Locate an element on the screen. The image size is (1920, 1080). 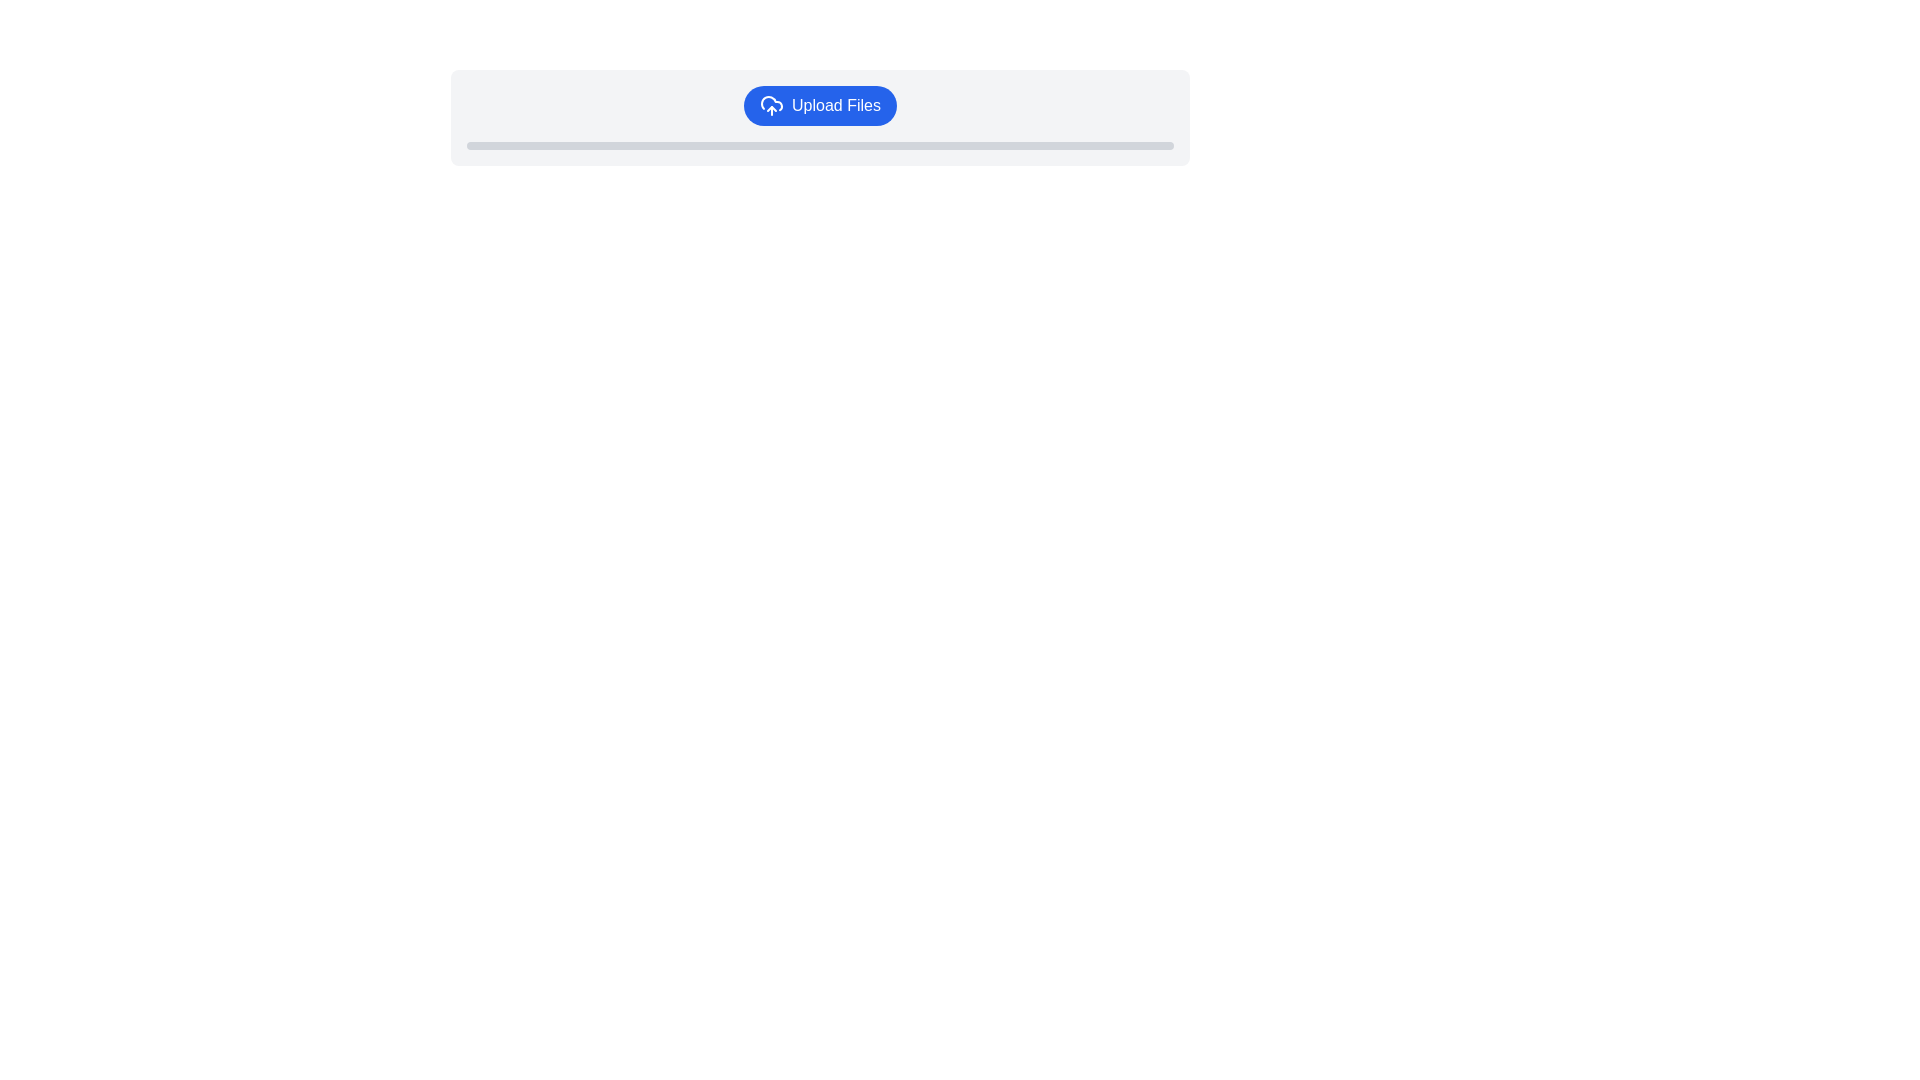
the interactive upload trigger button located above the progress bar is located at coordinates (820, 105).